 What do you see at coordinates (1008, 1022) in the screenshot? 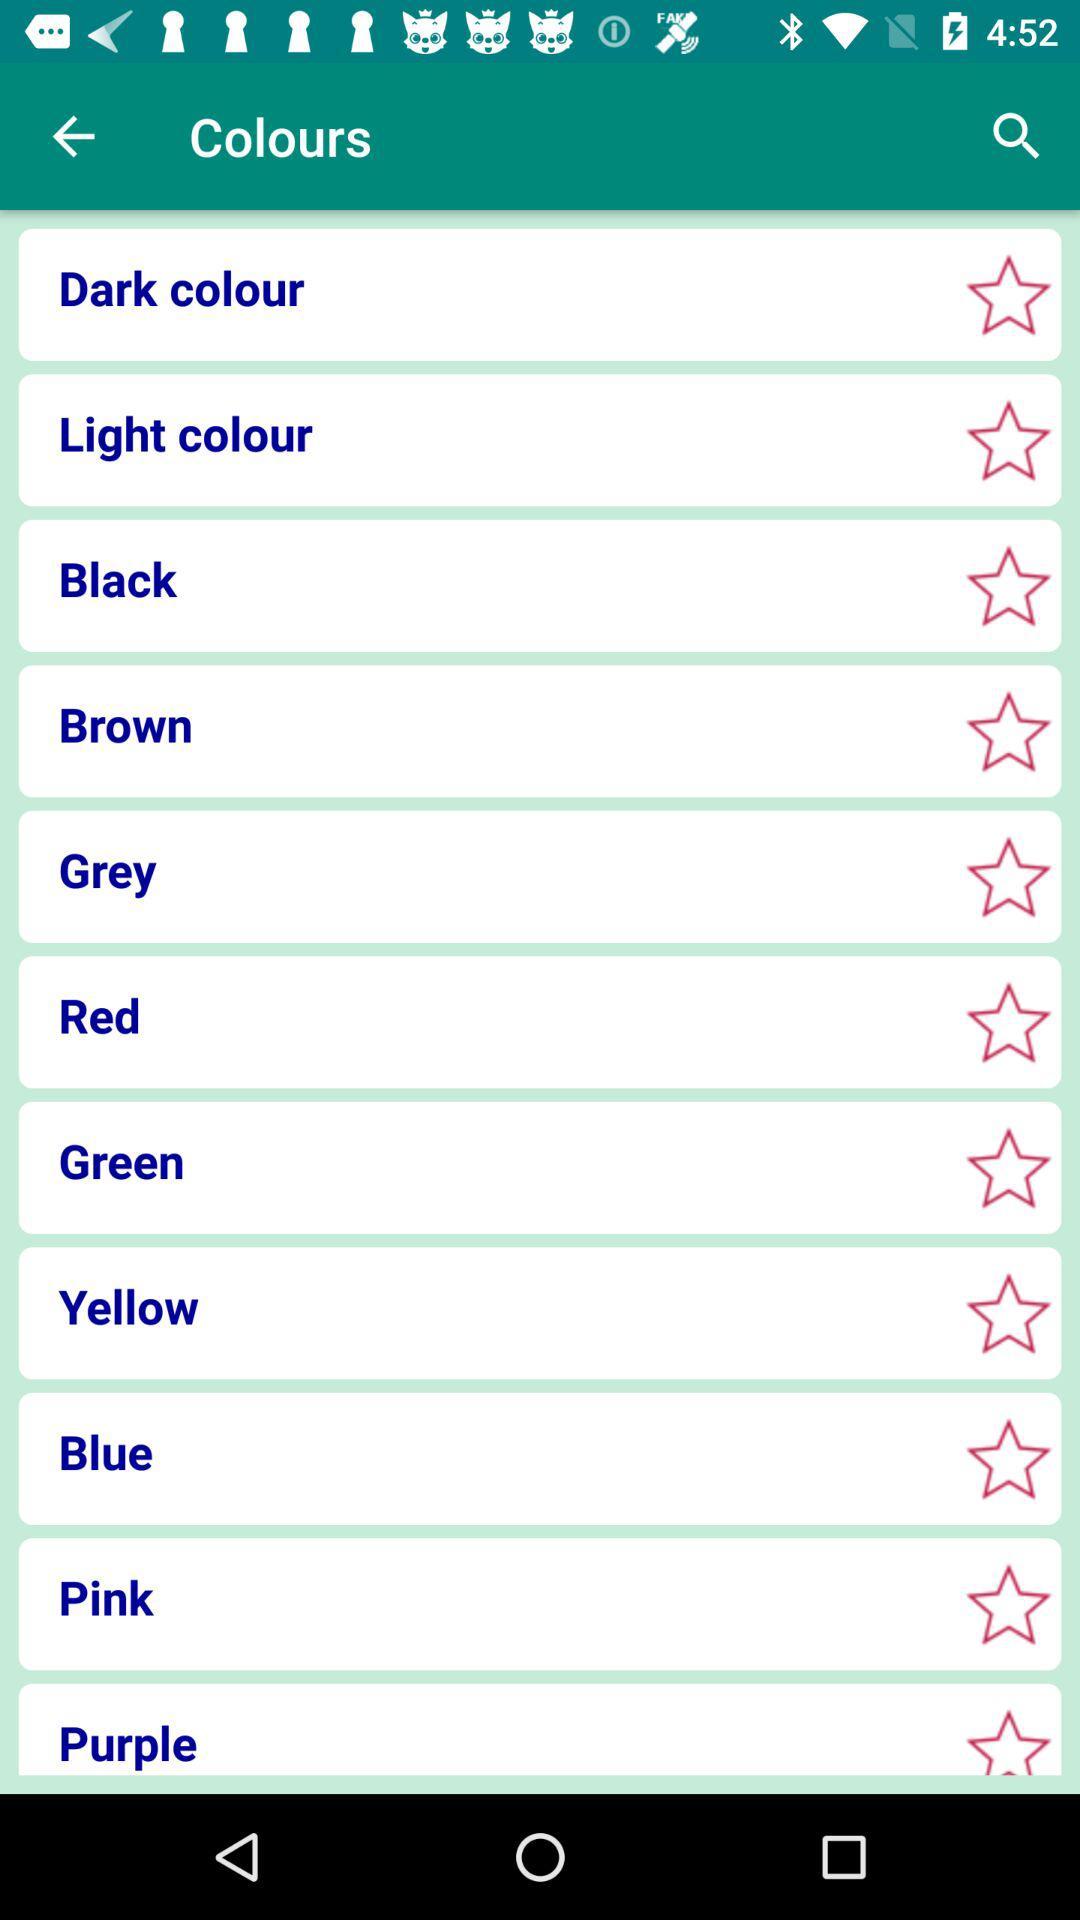
I see `to favorite` at bounding box center [1008, 1022].